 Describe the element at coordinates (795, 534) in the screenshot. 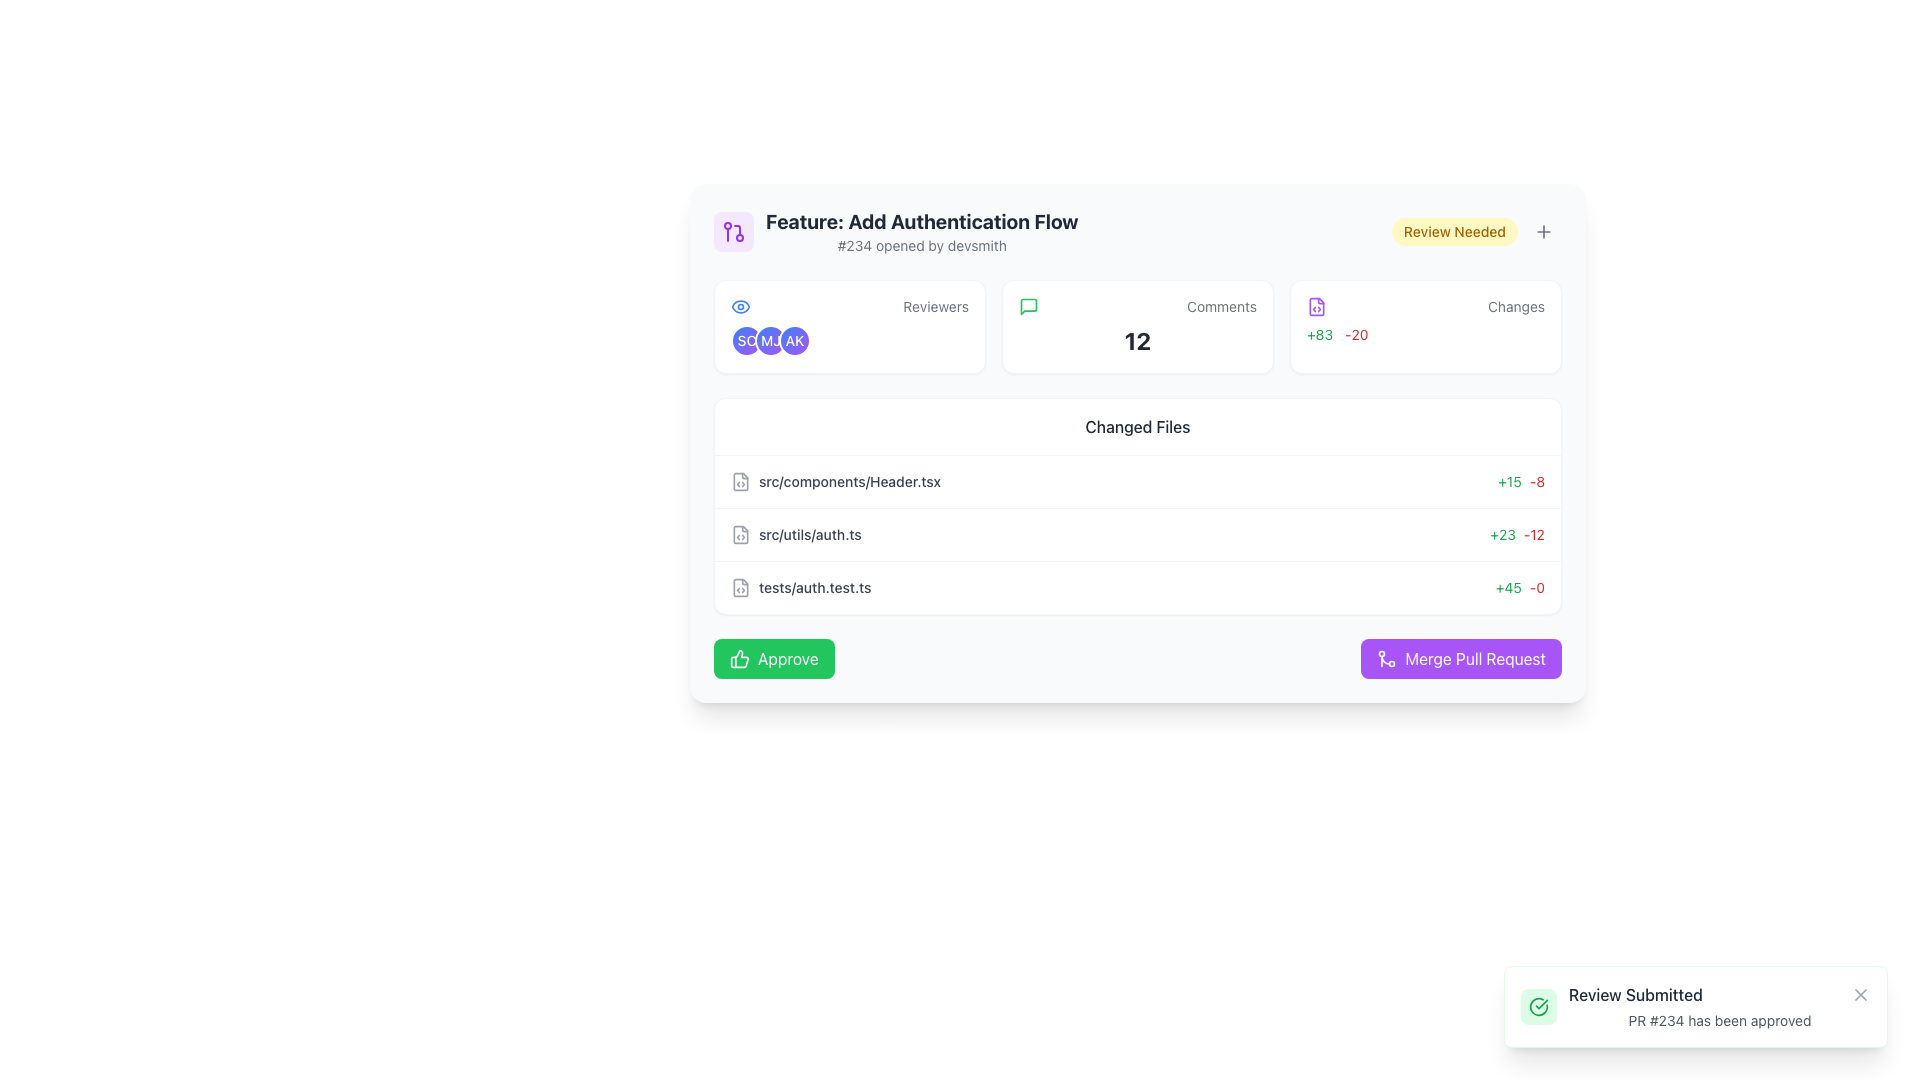

I see `the text label of the file named 'src/utils/auth.ts' in the list of changed files` at that location.